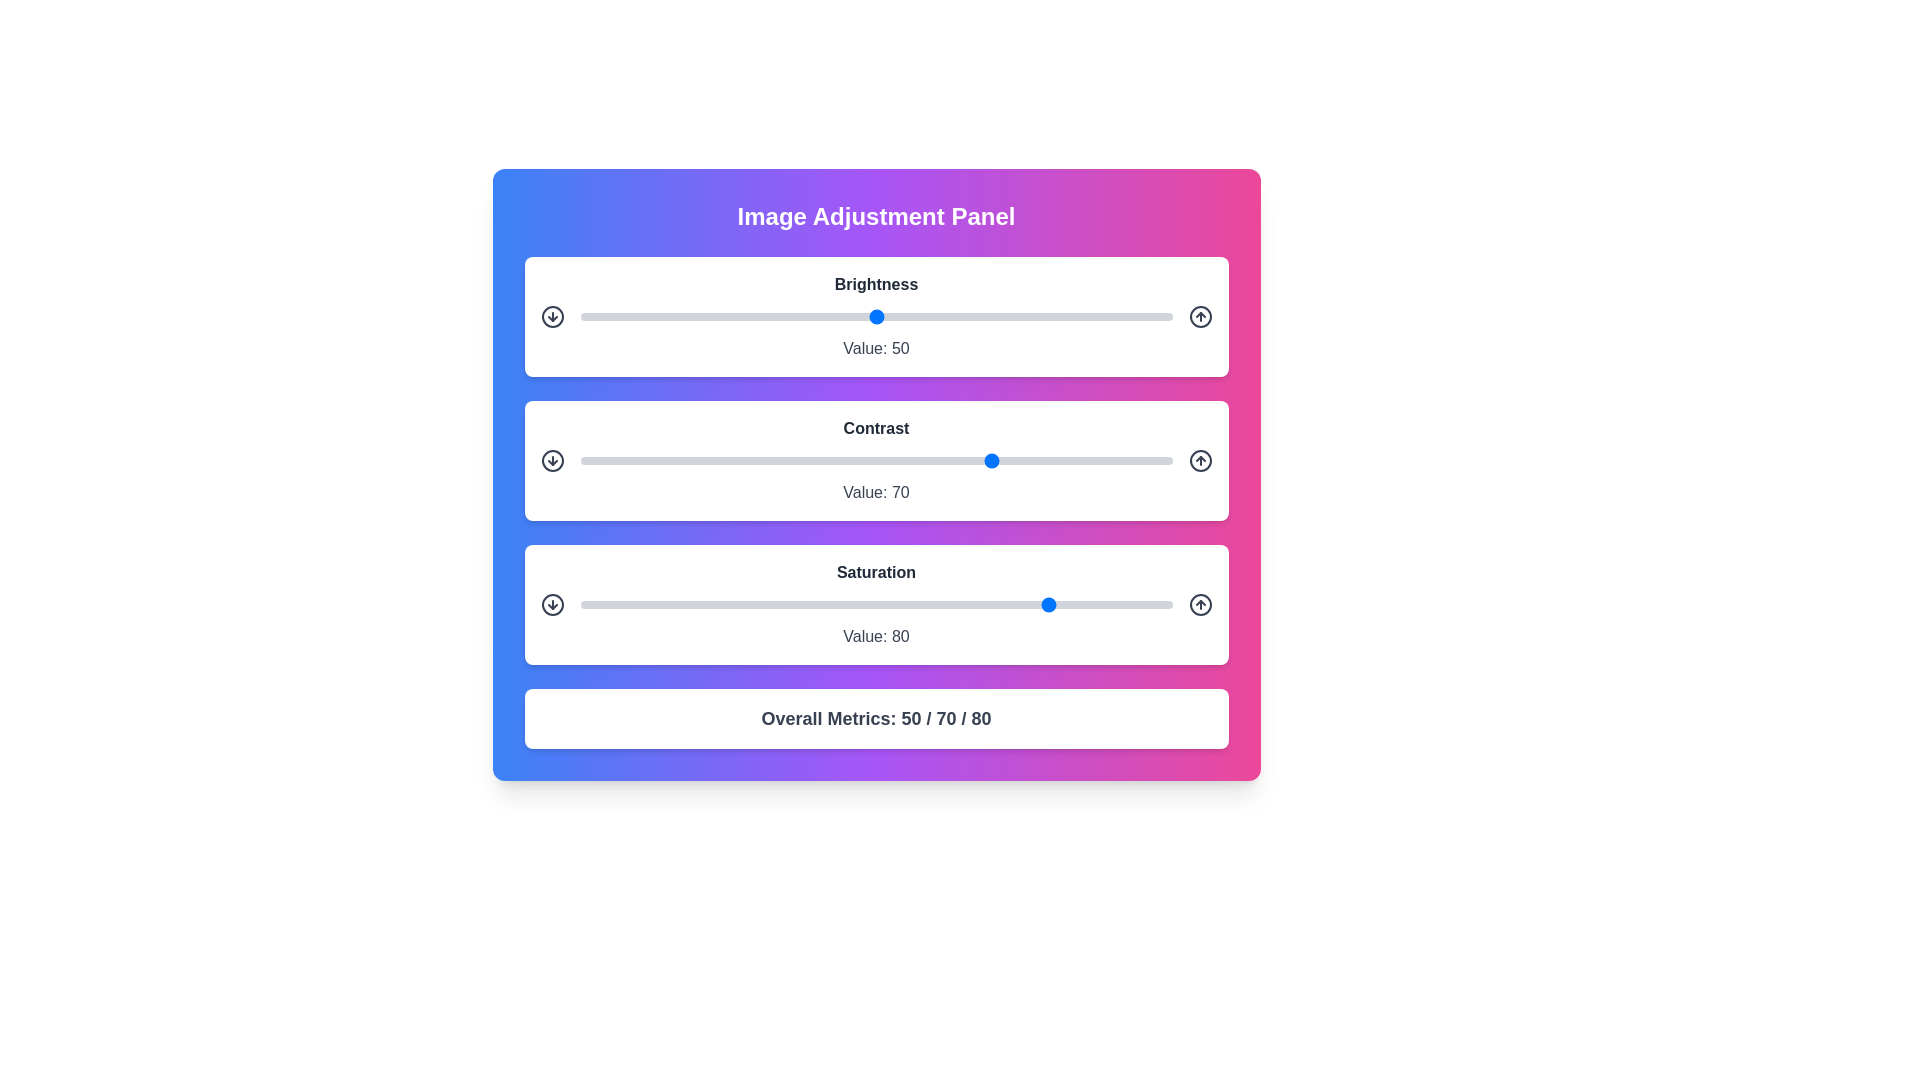 This screenshot has width=1920, height=1080. What do you see at coordinates (946, 315) in the screenshot?
I see `brightness` at bounding box center [946, 315].